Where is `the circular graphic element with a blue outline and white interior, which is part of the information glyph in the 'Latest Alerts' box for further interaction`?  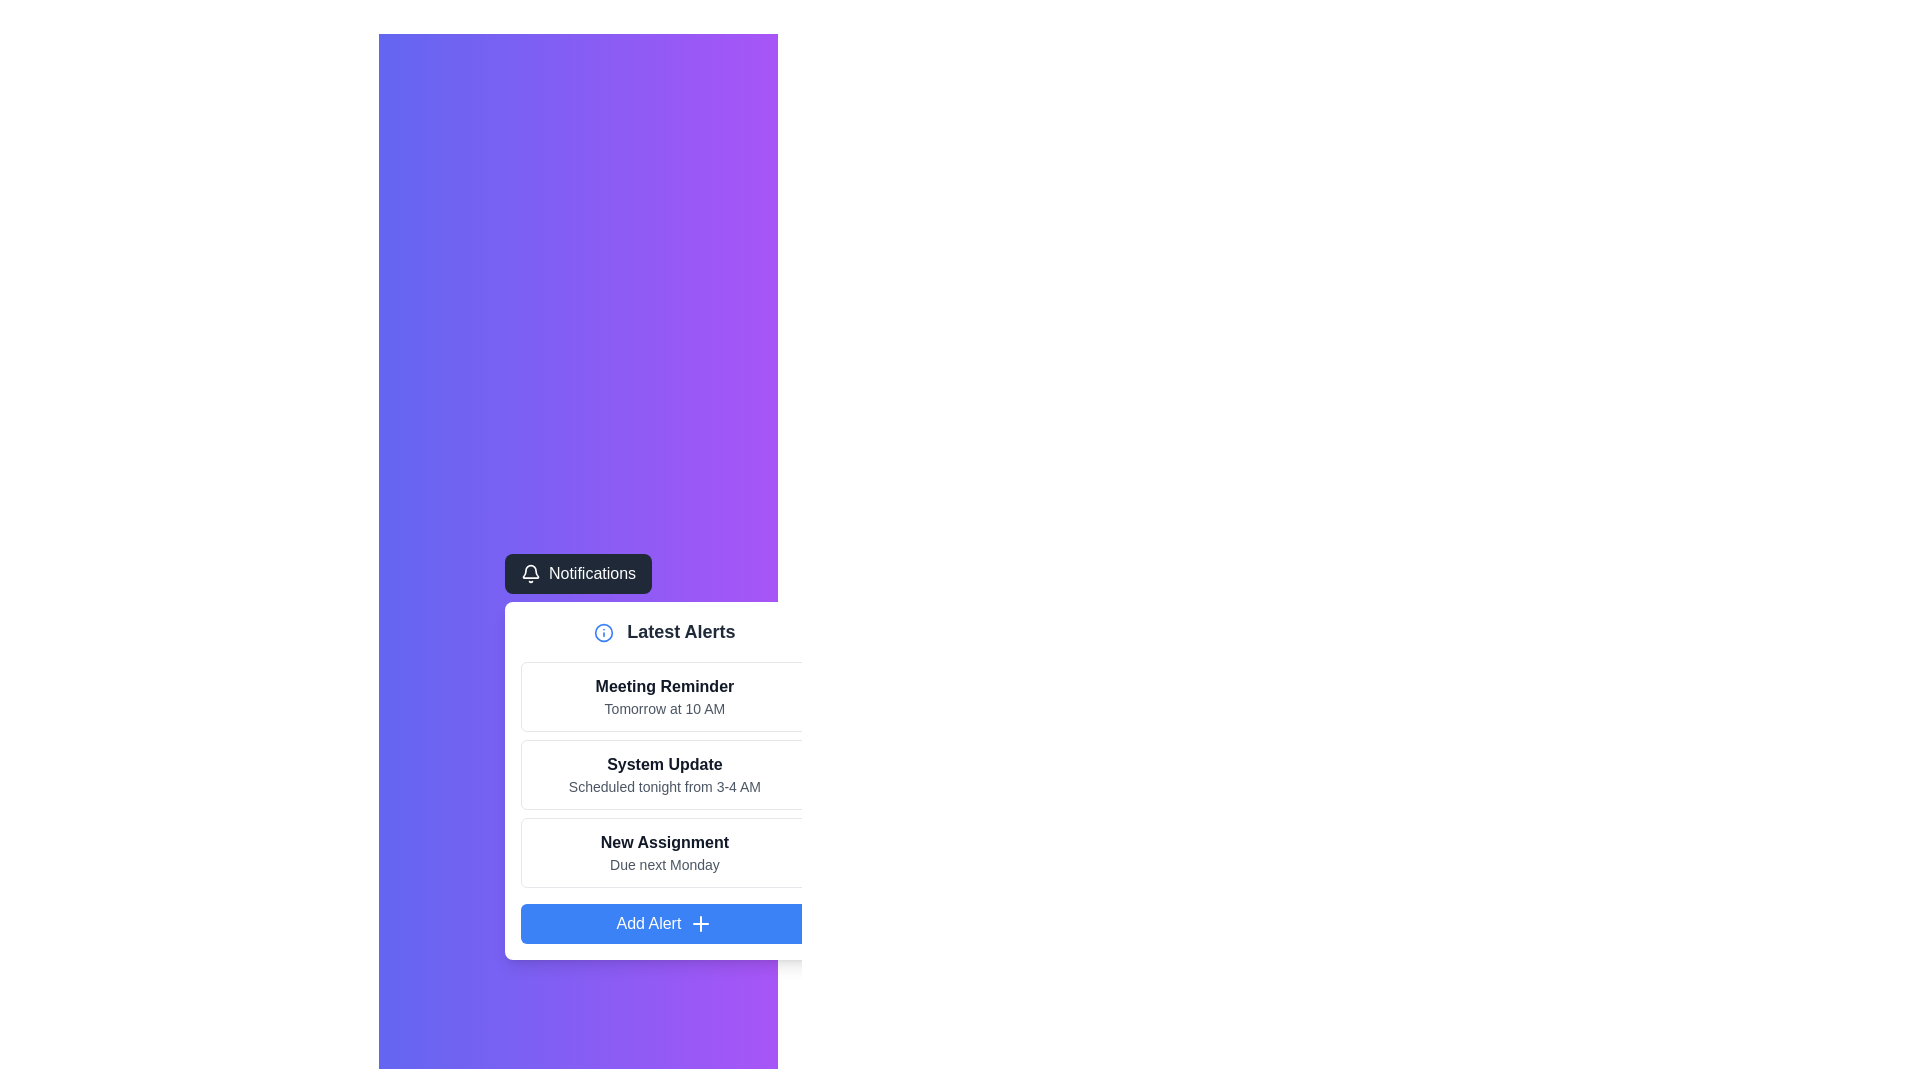 the circular graphic element with a blue outline and white interior, which is part of the information glyph in the 'Latest Alerts' box for further interaction is located at coordinates (603, 633).